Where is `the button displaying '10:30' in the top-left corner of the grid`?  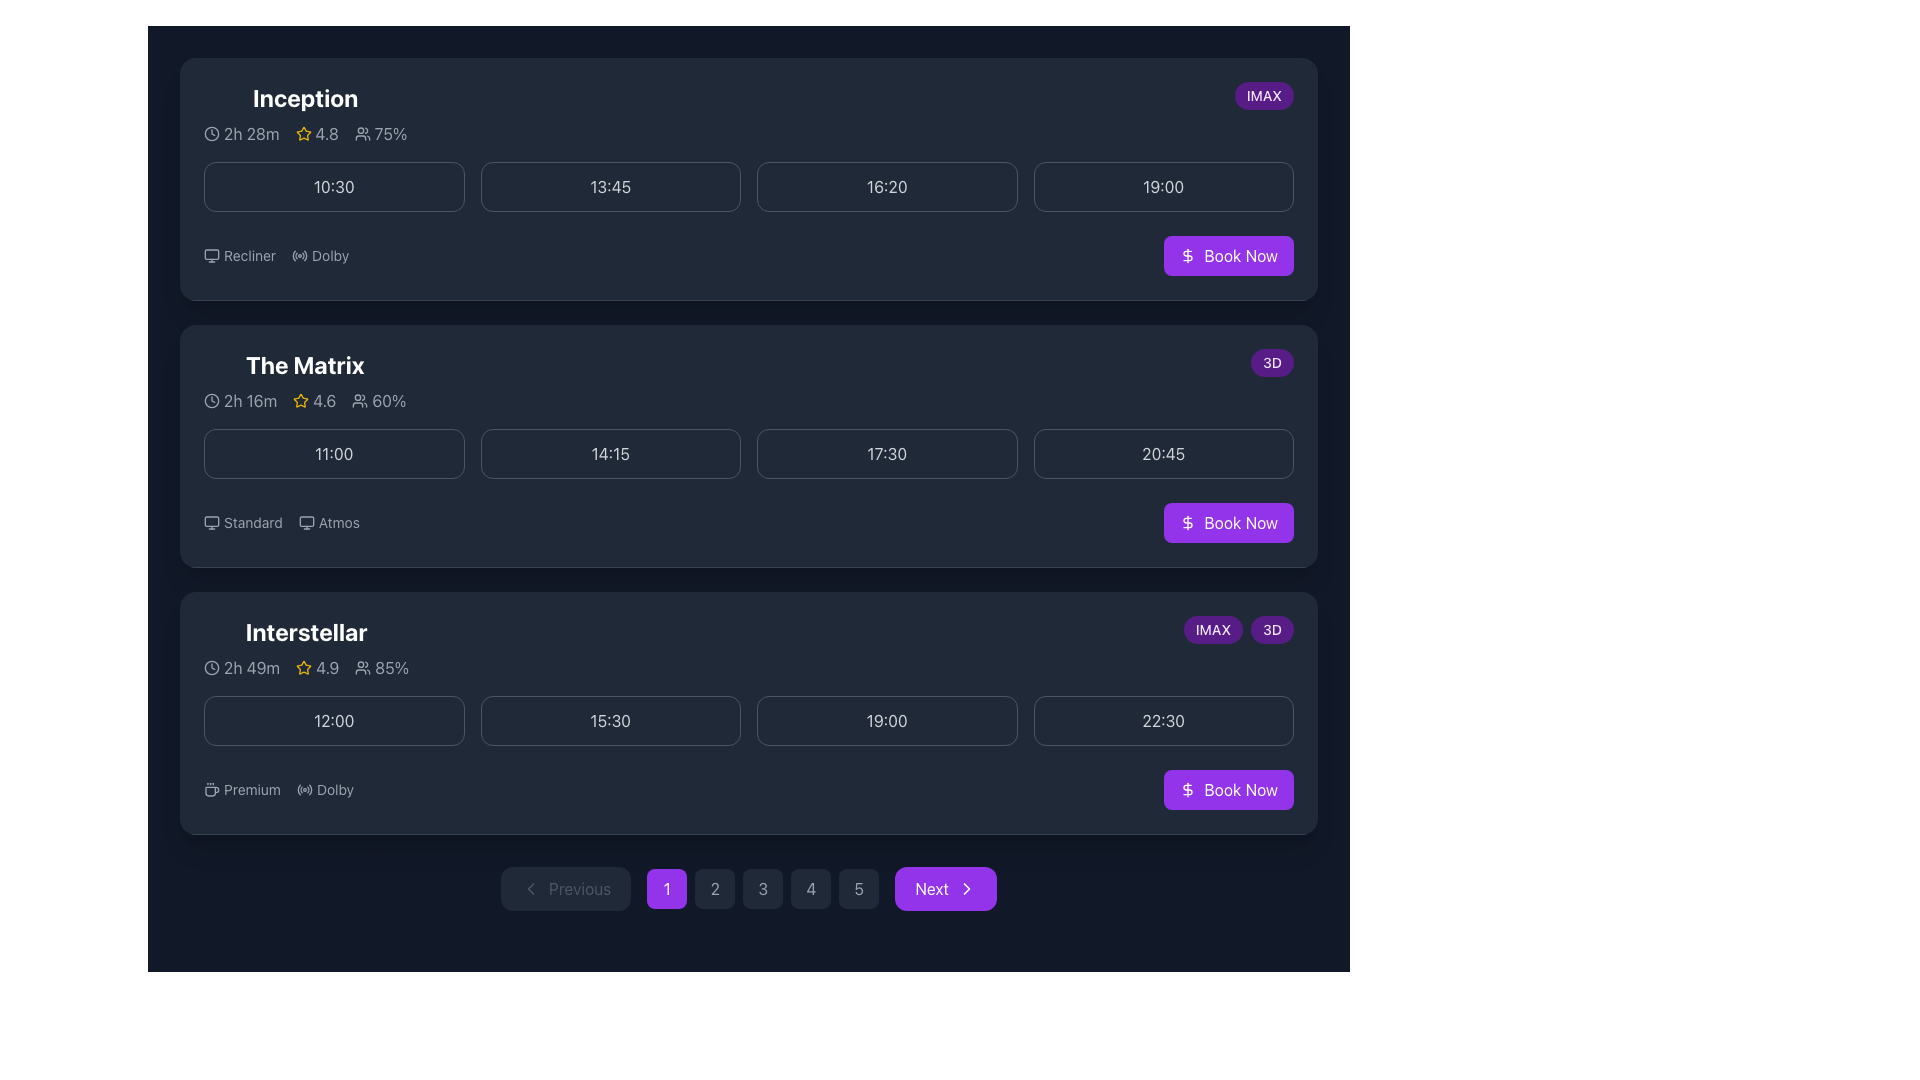 the button displaying '10:30' in the top-left corner of the grid is located at coordinates (334, 186).